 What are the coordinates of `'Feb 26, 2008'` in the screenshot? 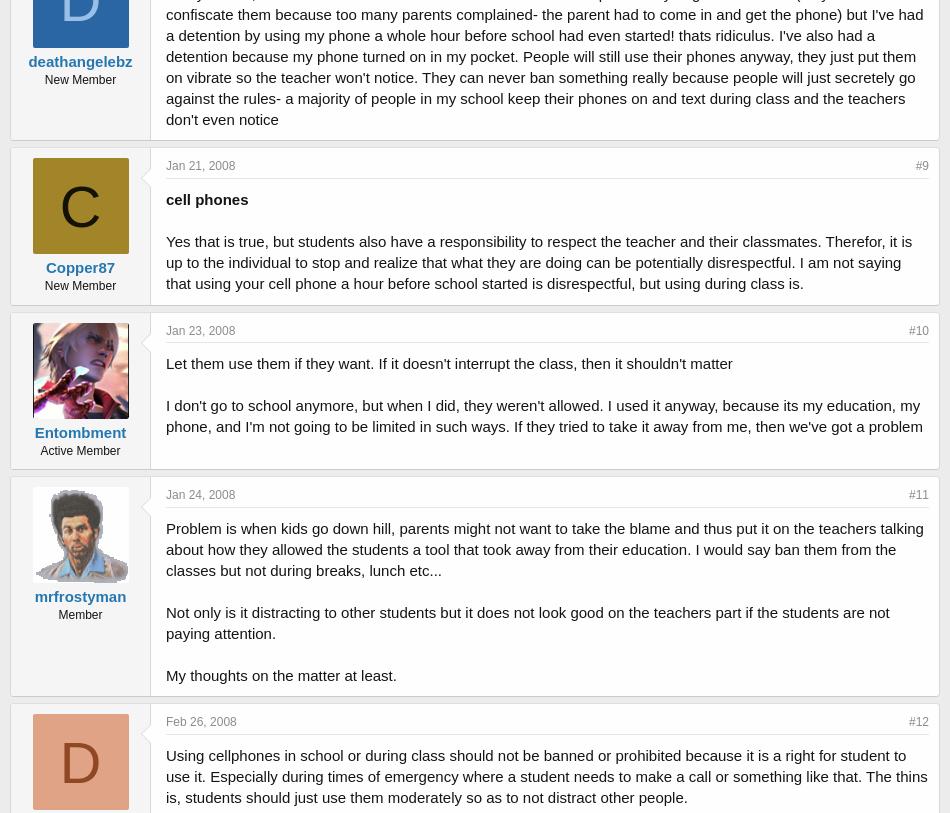 It's located at (201, 722).